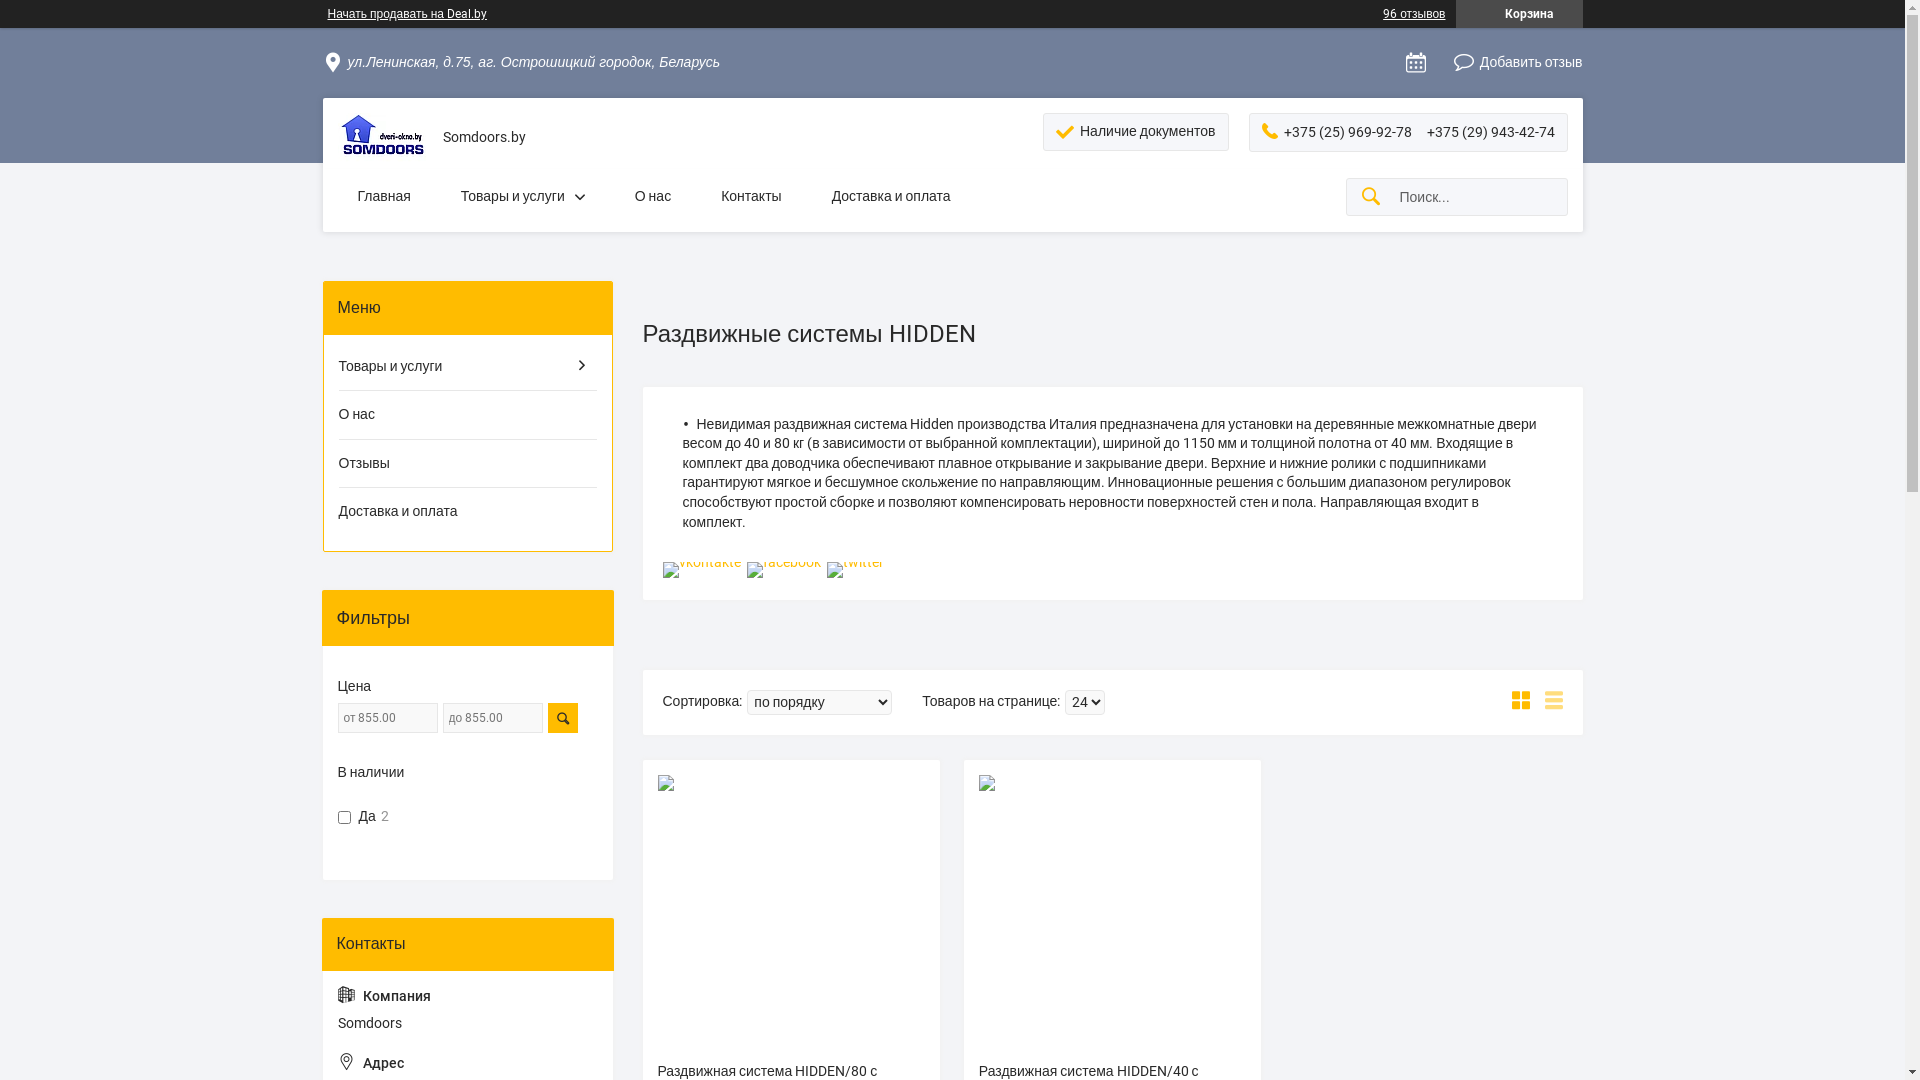  Describe the element at coordinates (854, 562) in the screenshot. I see `'twitter'` at that location.